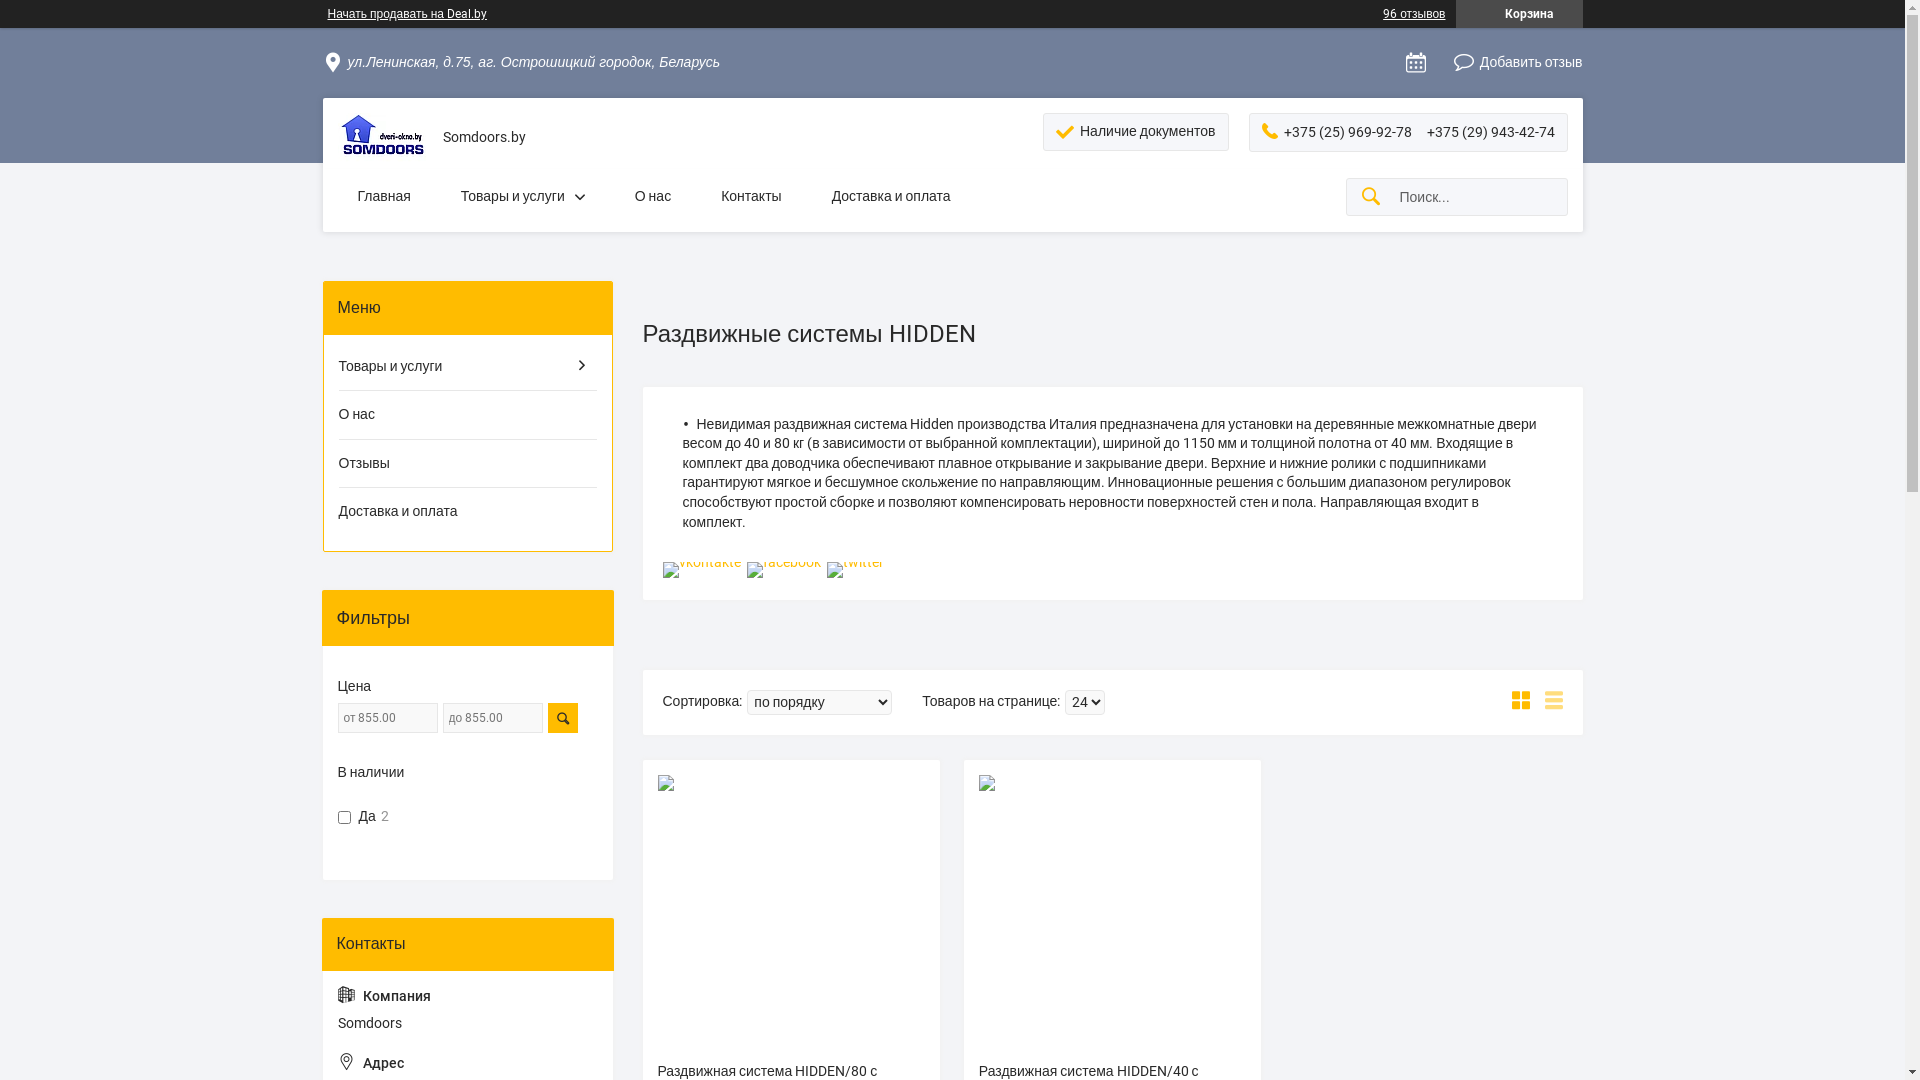  Describe the element at coordinates (854, 562) in the screenshot. I see `'twitter'` at that location.